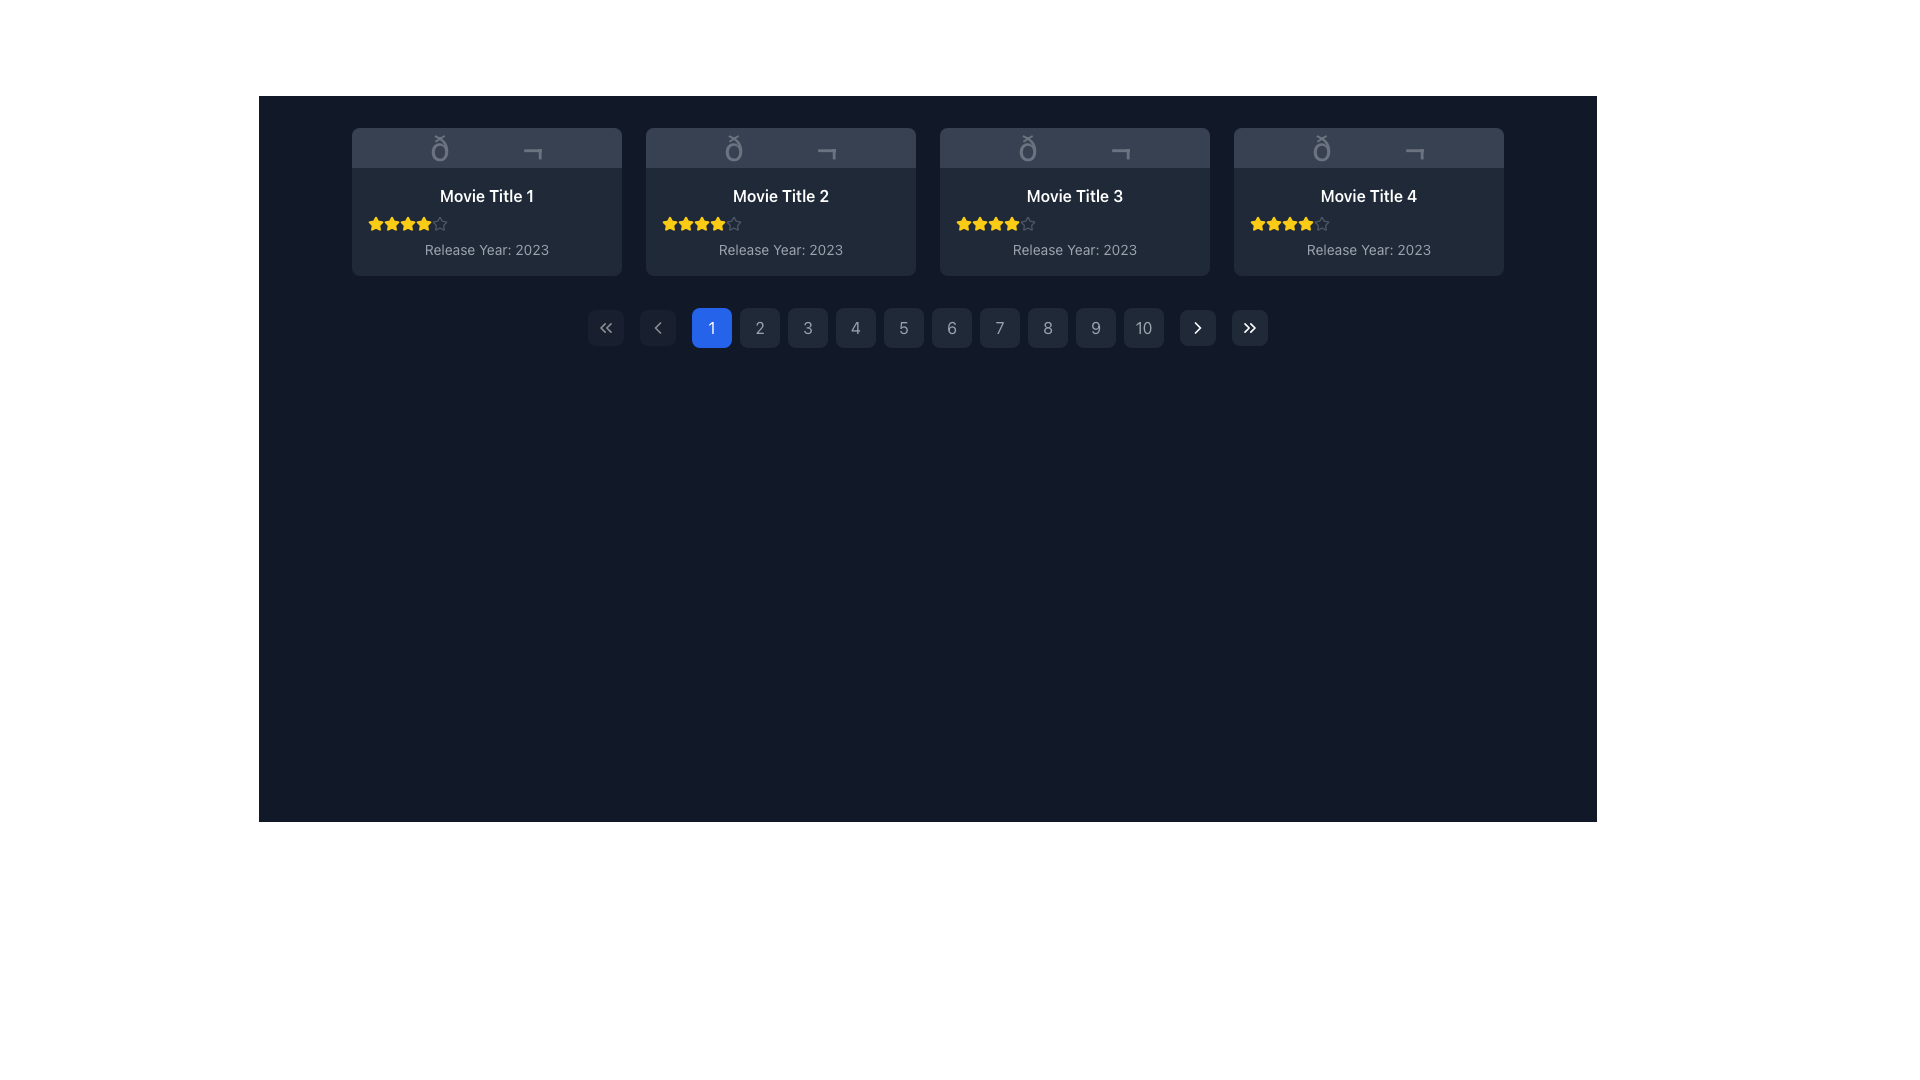 The image size is (1920, 1080). What do you see at coordinates (486, 249) in the screenshot?
I see `the static text label indicating the release year of the movie displayed in the first movie card, located beneath 'Movie Title 1' and the star rating` at bounding box center [486, 249].